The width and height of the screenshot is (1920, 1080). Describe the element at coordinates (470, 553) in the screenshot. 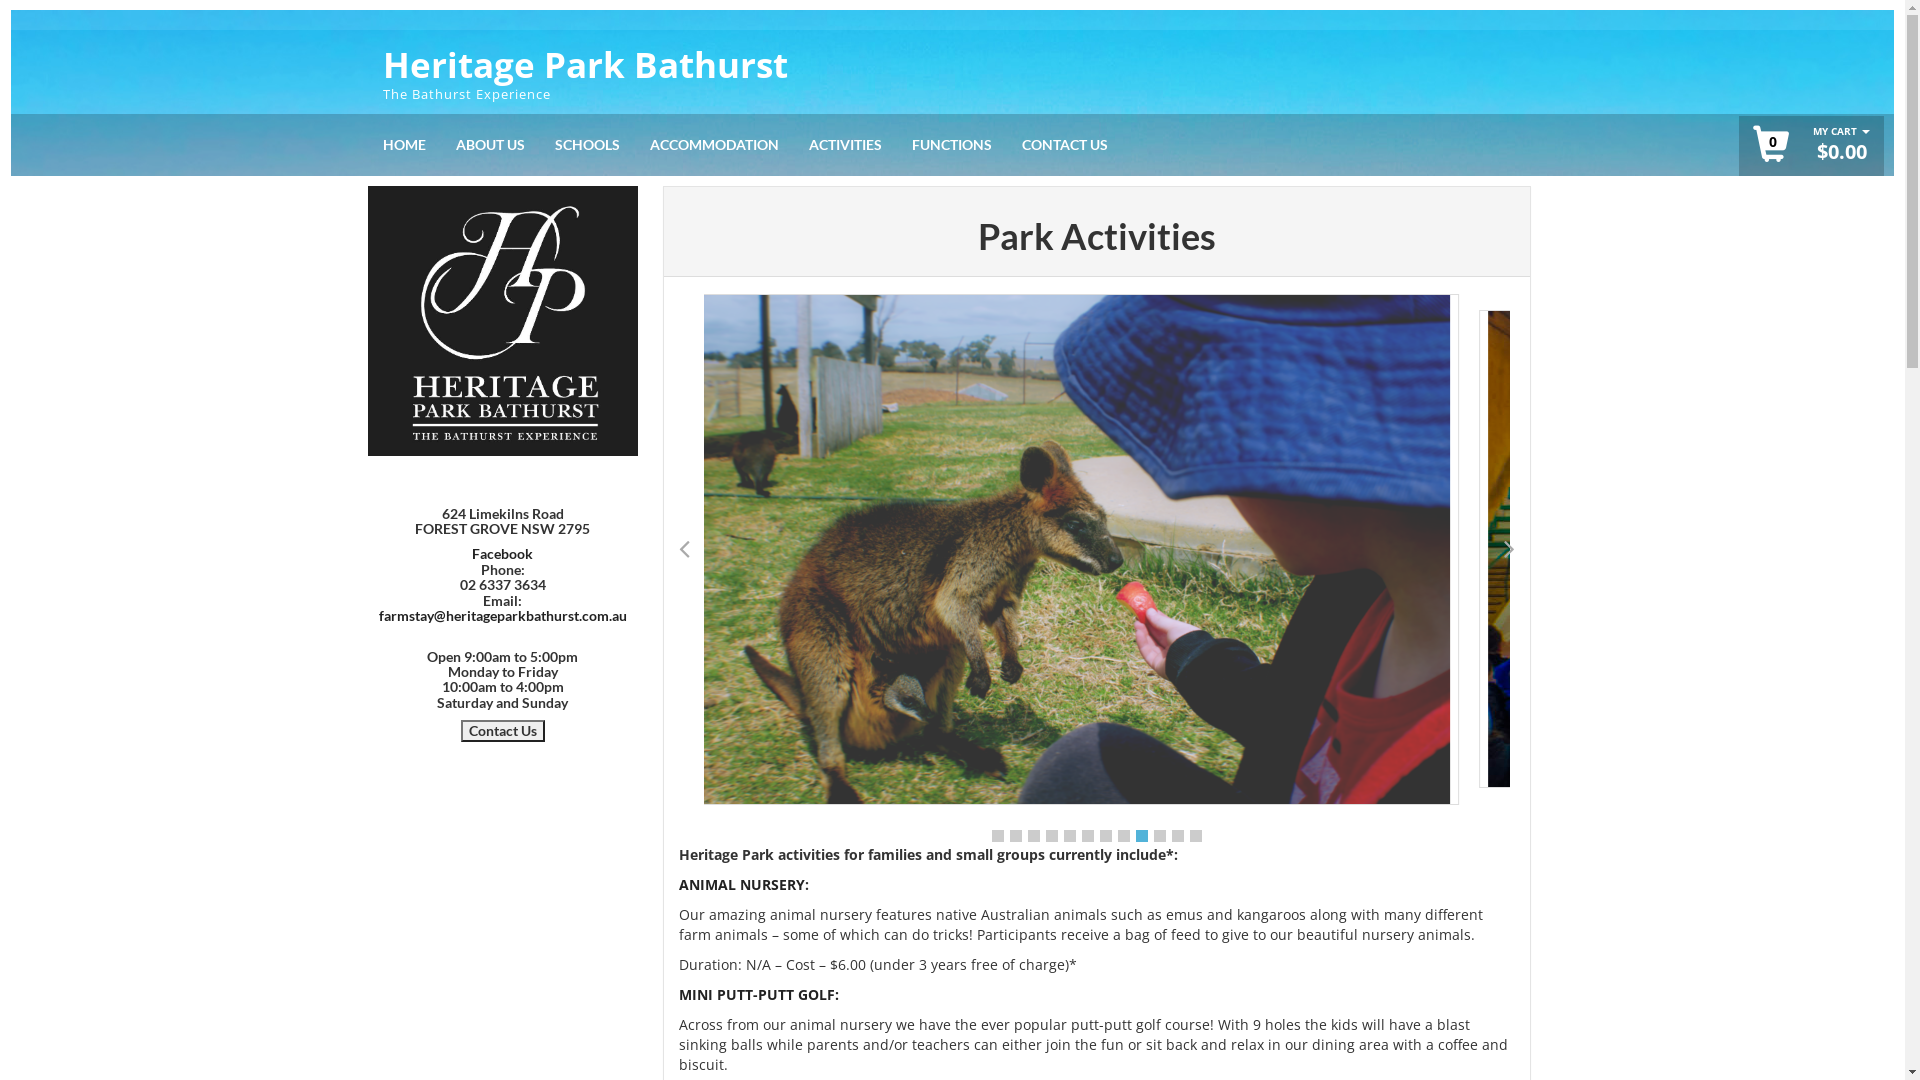

I see `'Facebook'` at that location.